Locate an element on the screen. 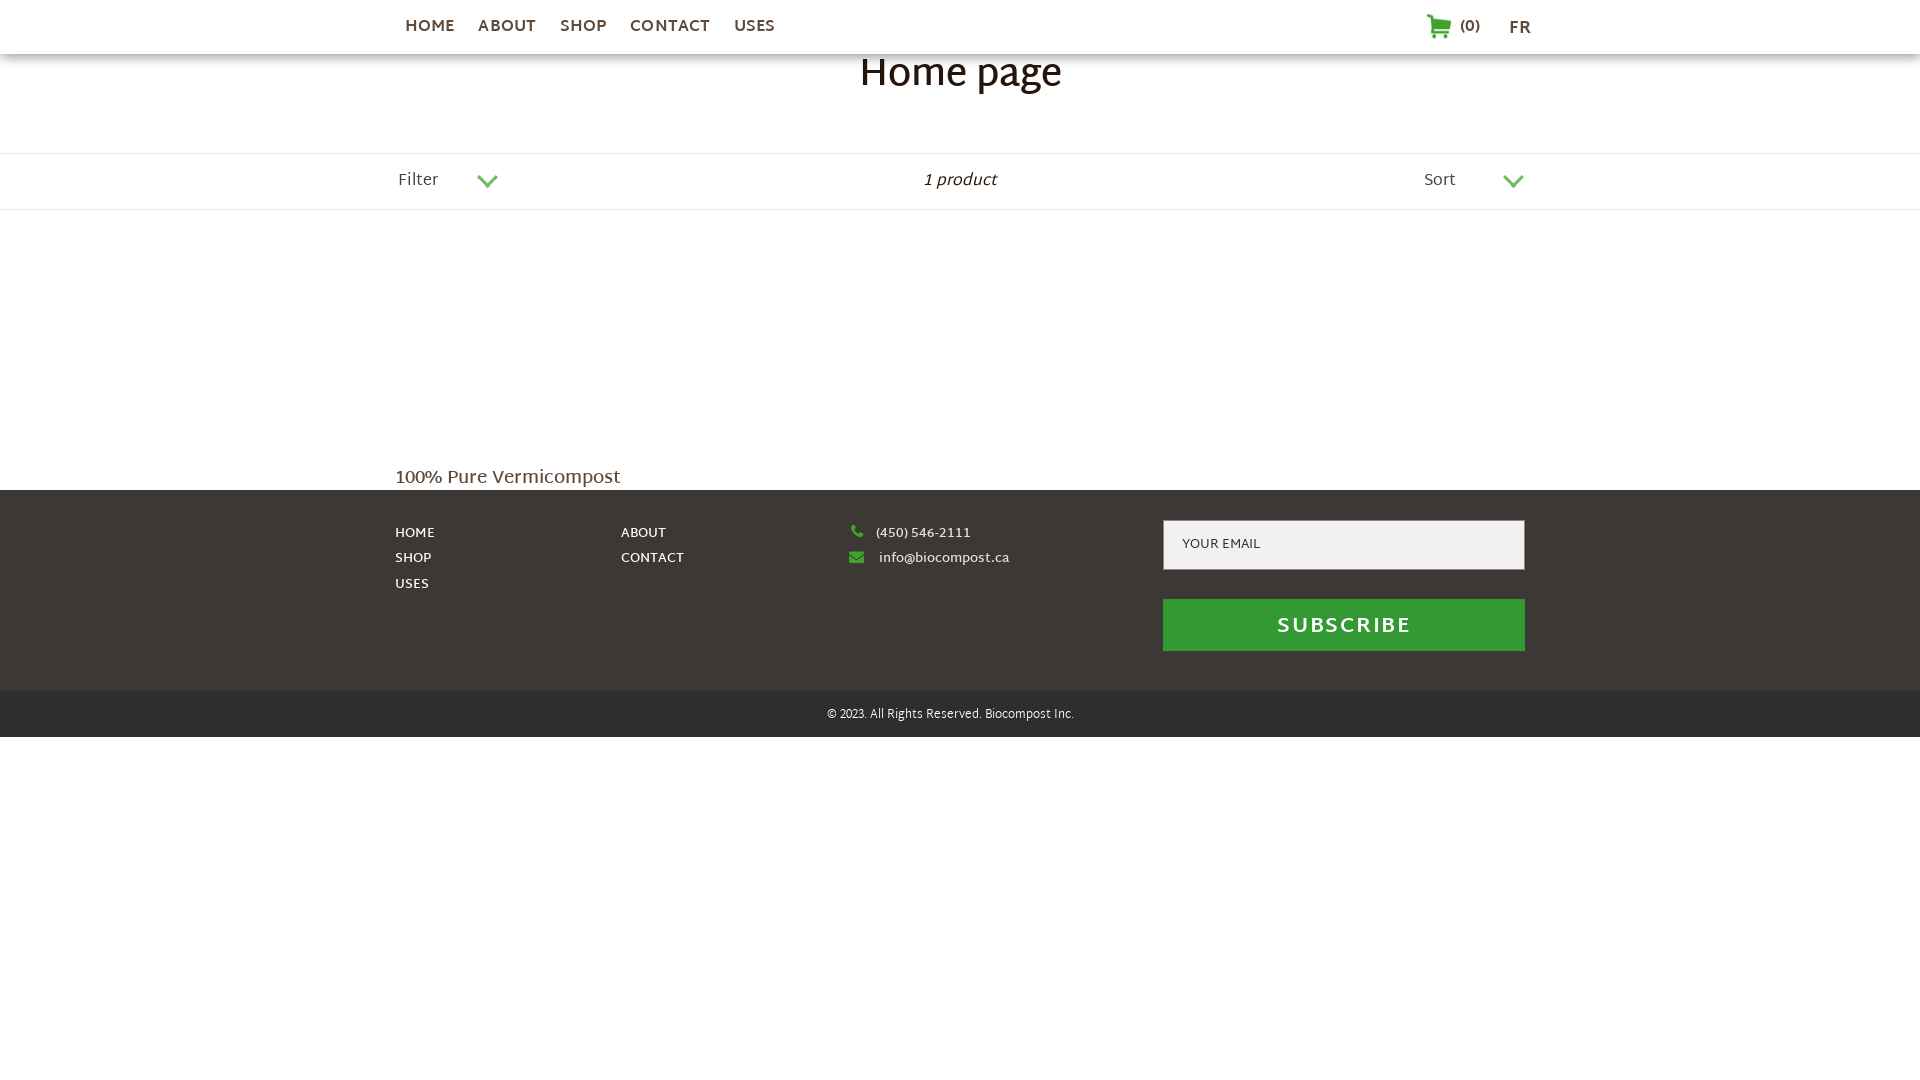 The width and height of the screenshot is (1920, 1080). 'fa-envelope' is located at coordinates (856, 556).